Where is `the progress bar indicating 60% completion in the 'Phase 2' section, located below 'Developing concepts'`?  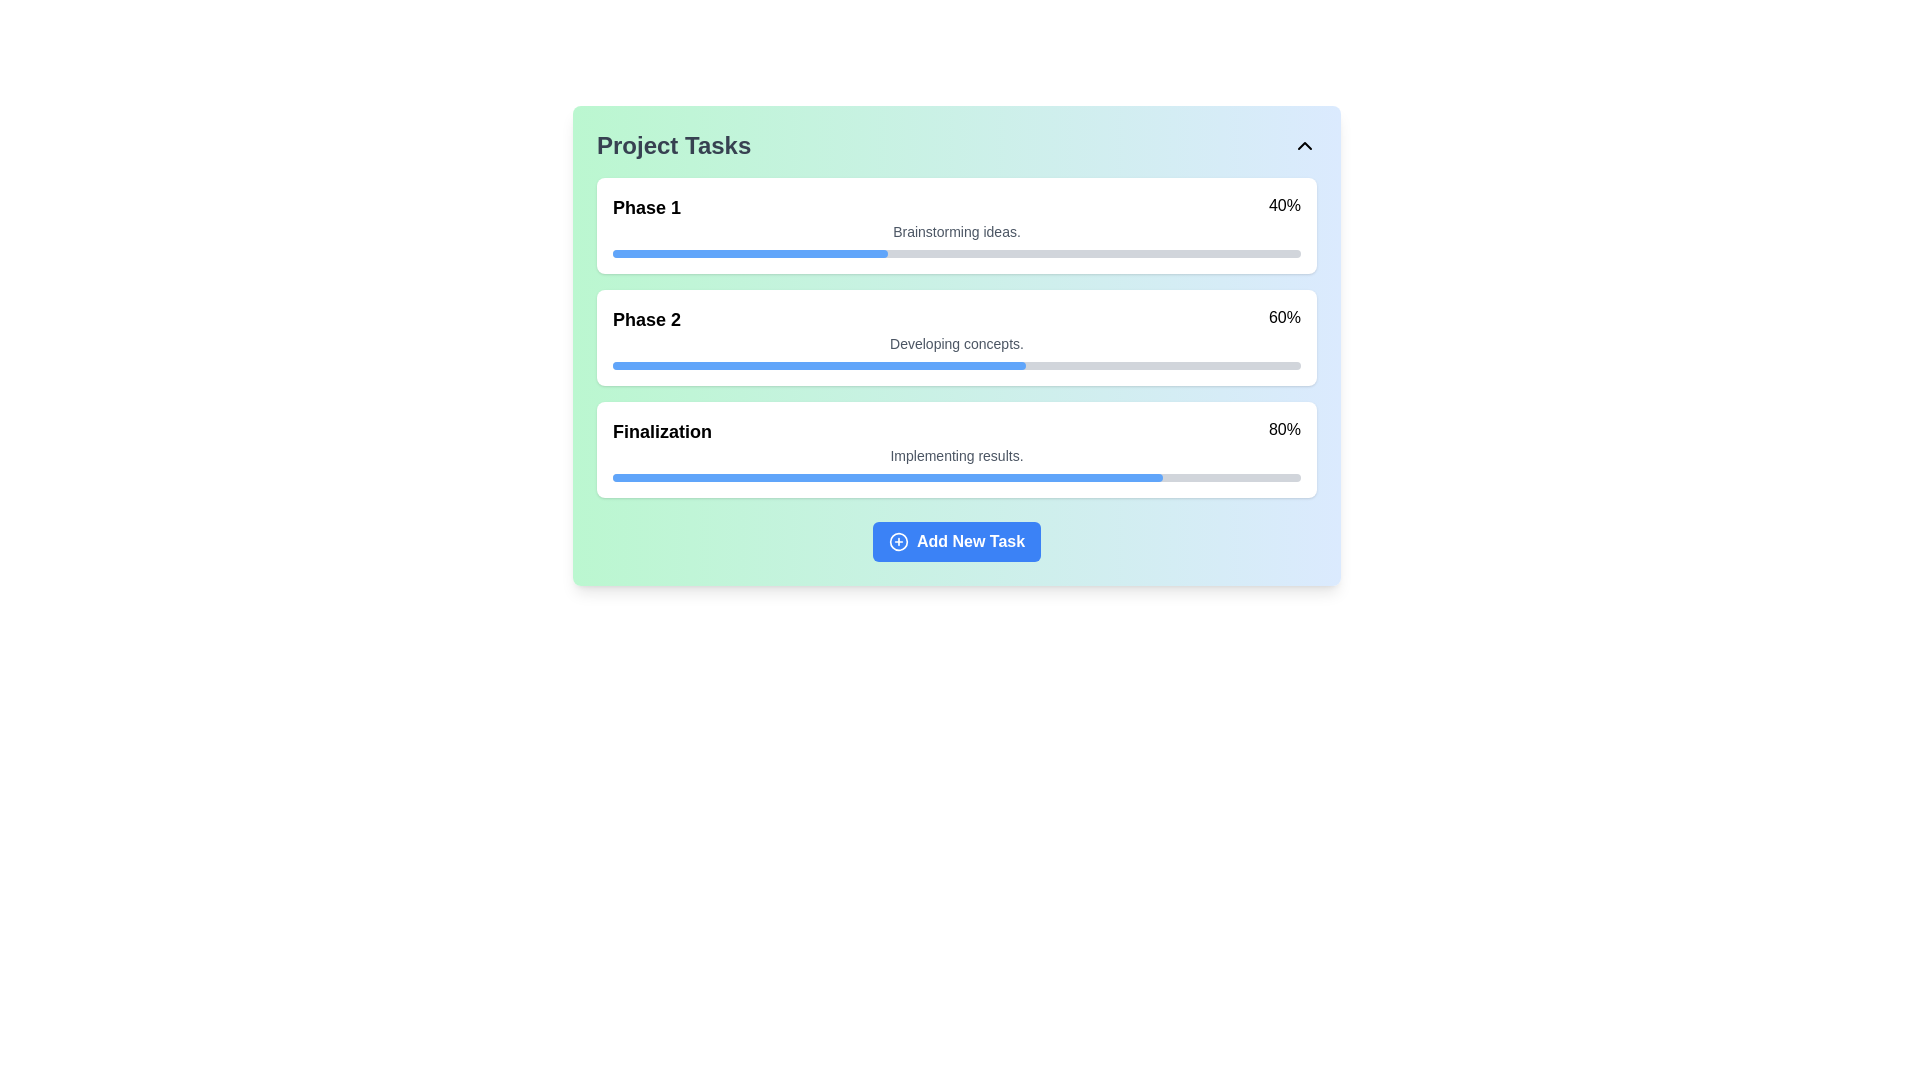
the progress bar indicating 60% completion in the 'Phase 2' section, located below 'Developing concepts' is located at coordinates (955, 366).